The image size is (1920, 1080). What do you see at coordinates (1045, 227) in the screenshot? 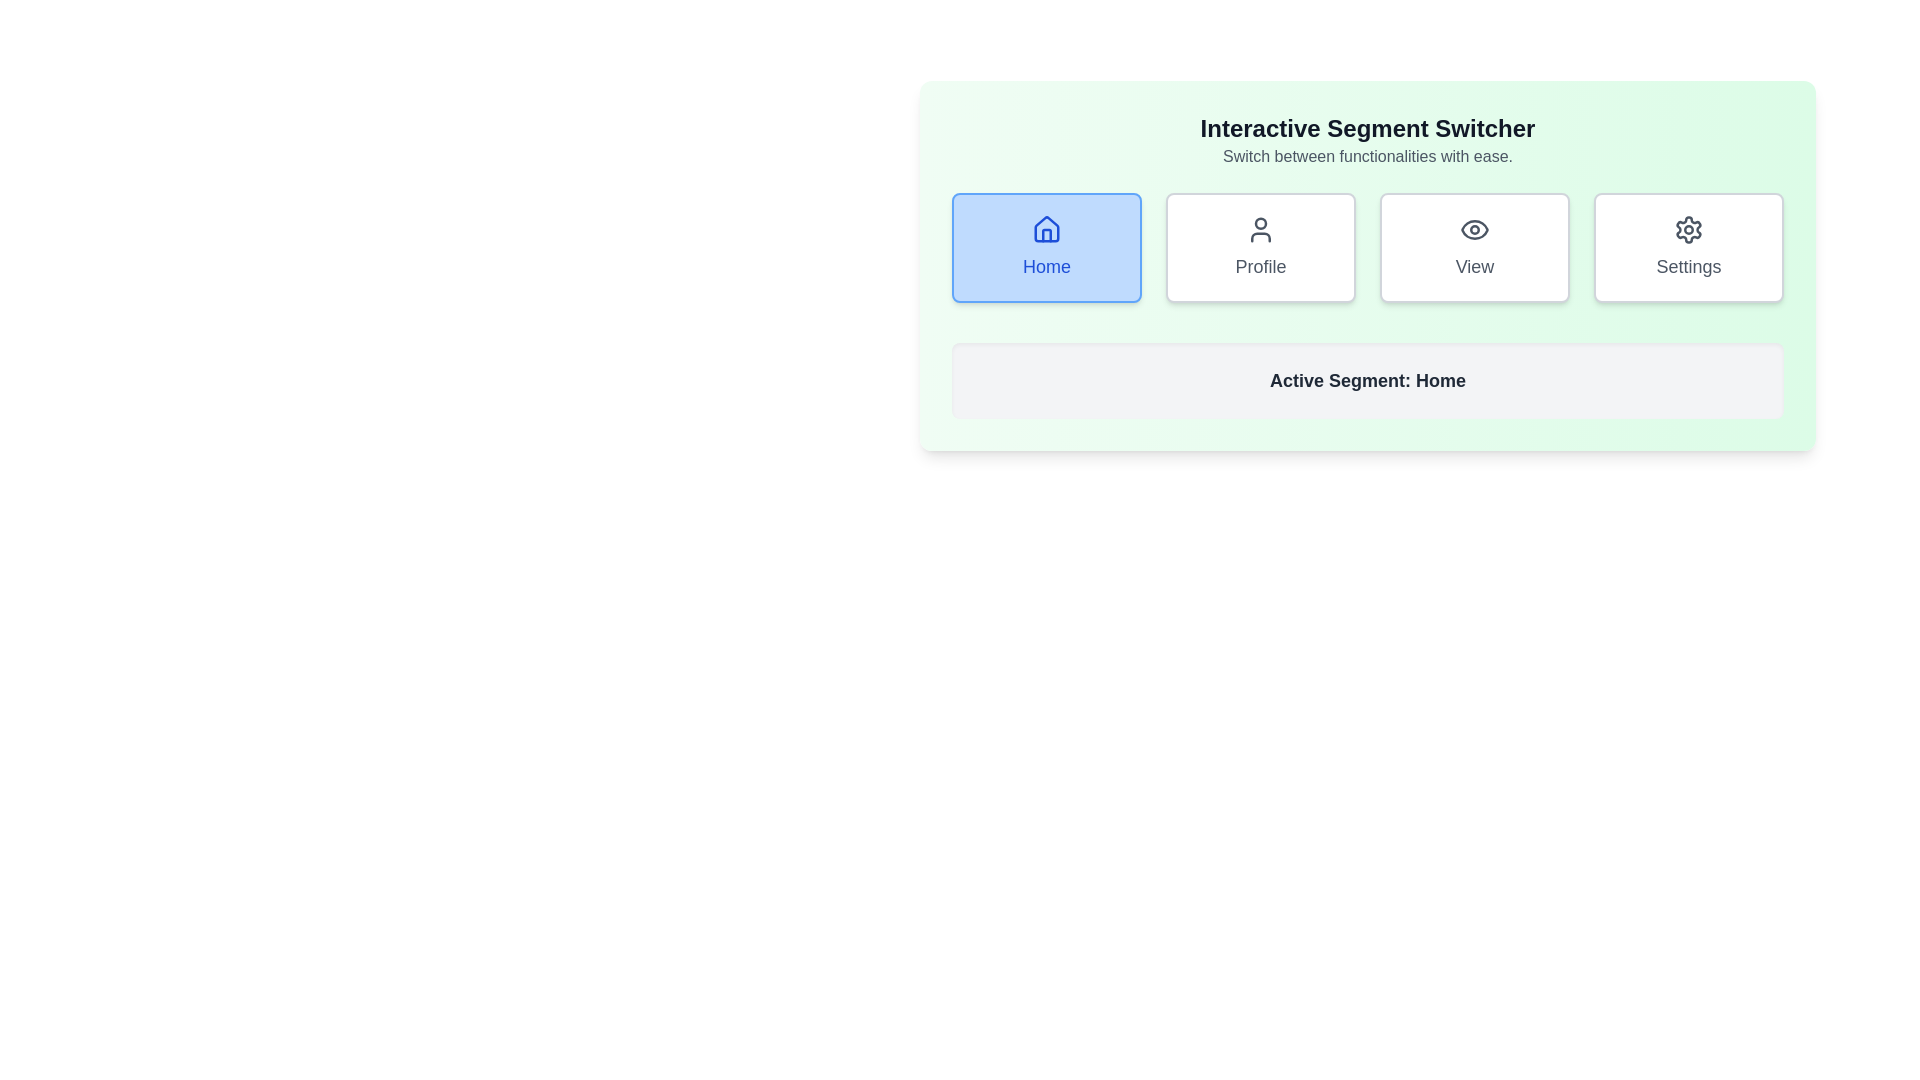
I see `the house icon within the 'Home' button, which is part of a green panel and features a blue background when active` at bounding box center [1045, 227].